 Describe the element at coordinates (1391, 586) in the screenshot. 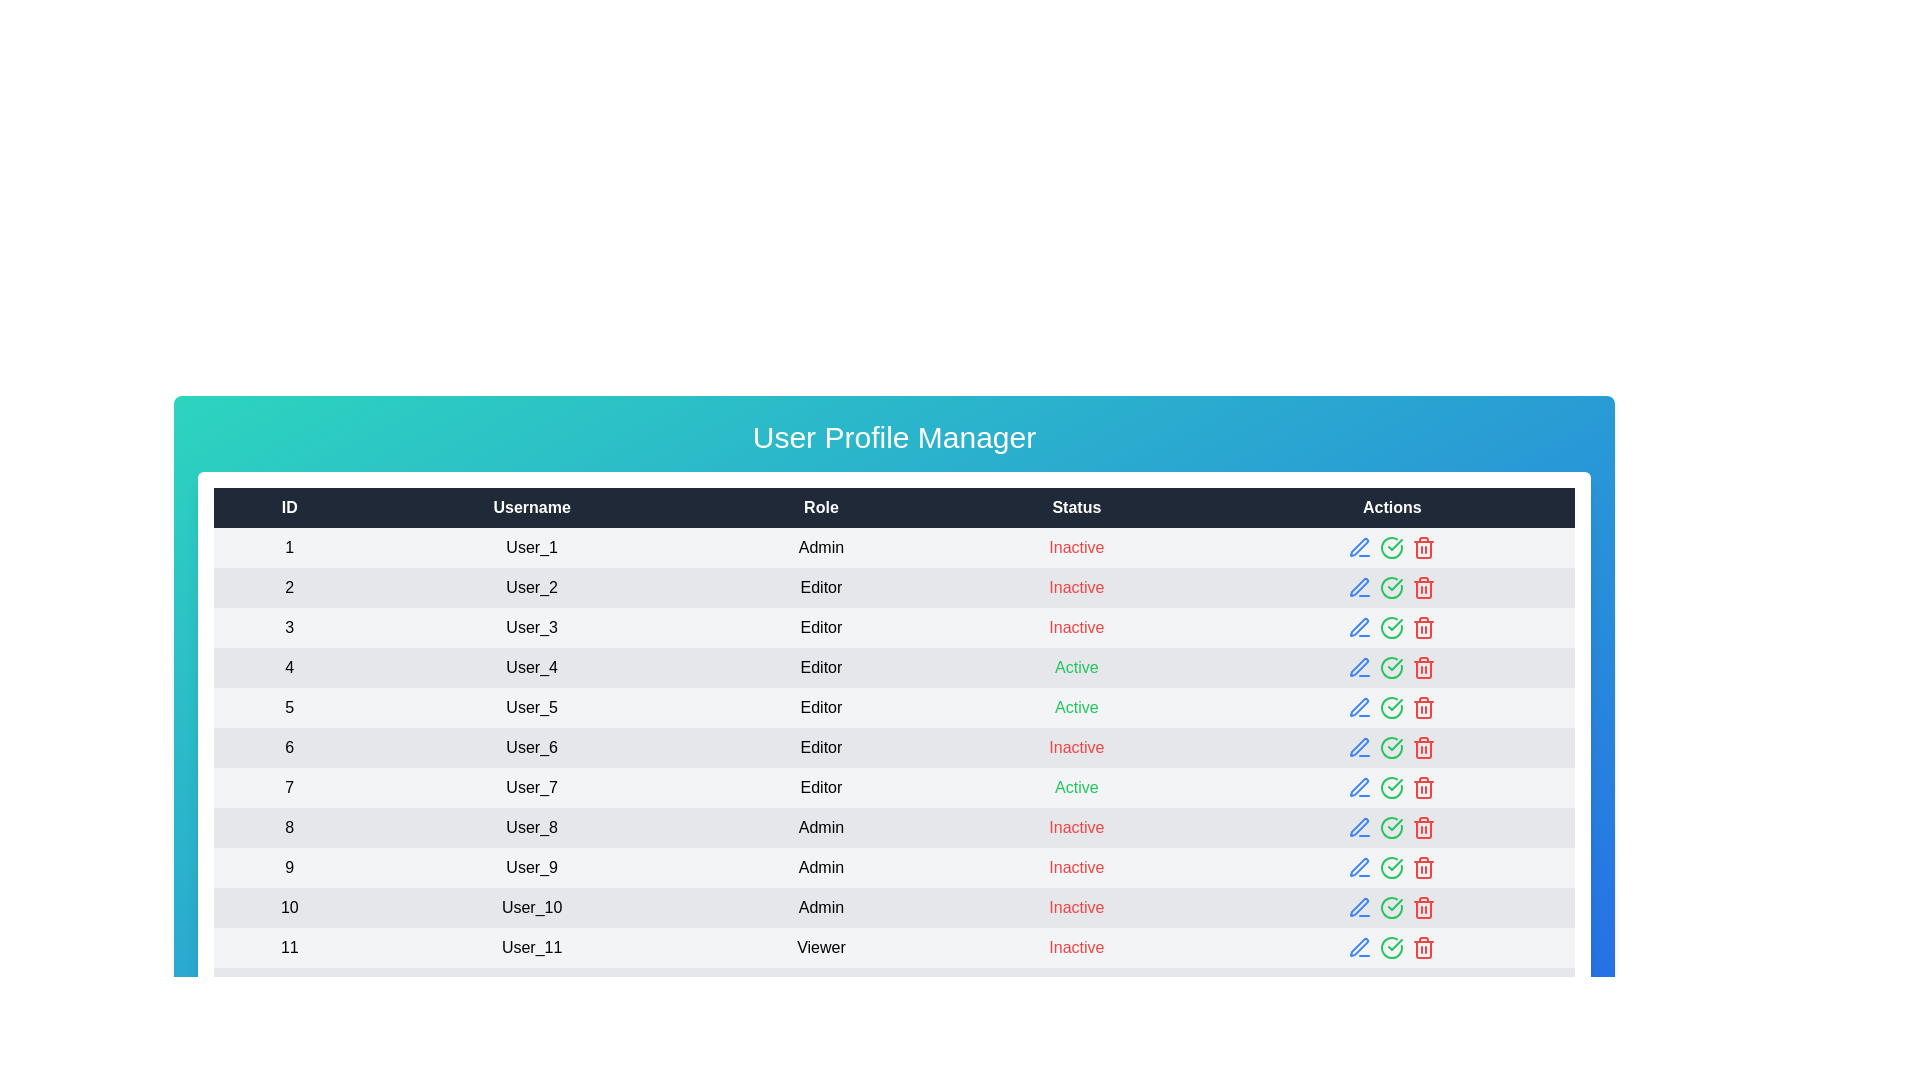

I see `the status icon to change the user's status to Inactive` at that location.